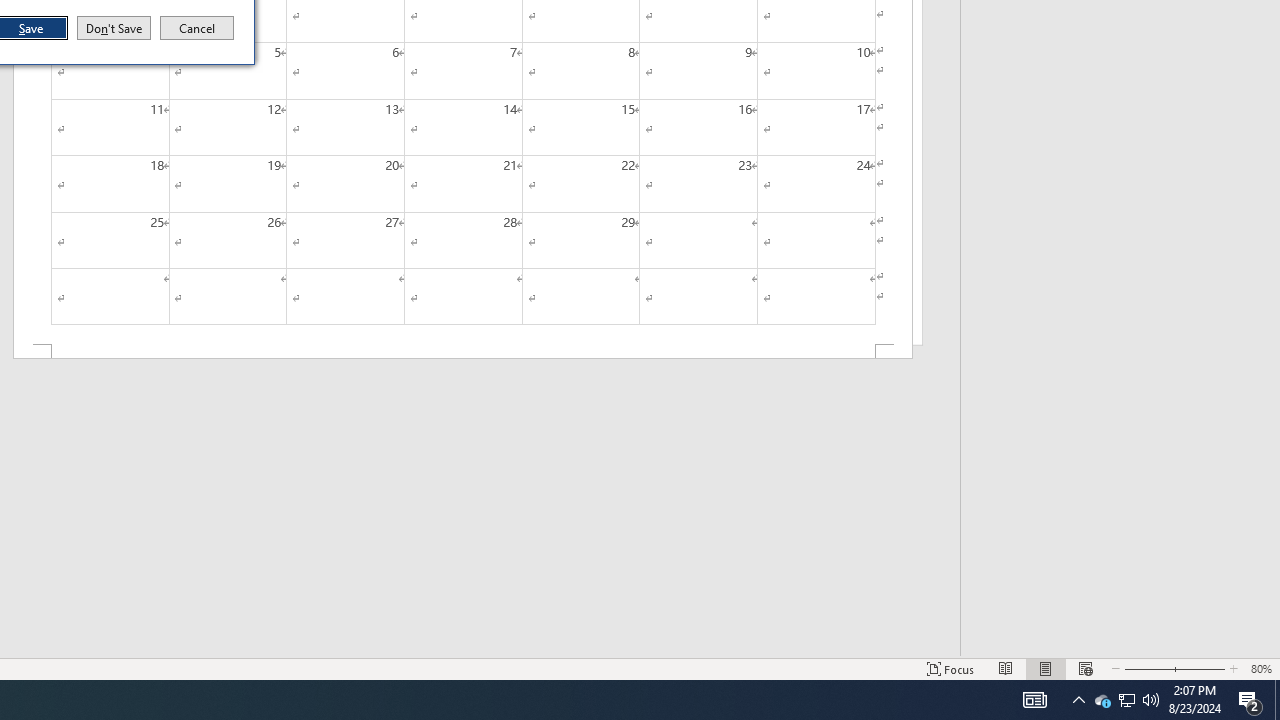 Image resolution: width=1280 pixels, height=720 pixels. Describe the element at coordinates (112, 28) in the screenshot. I see `'Don'` at that location.